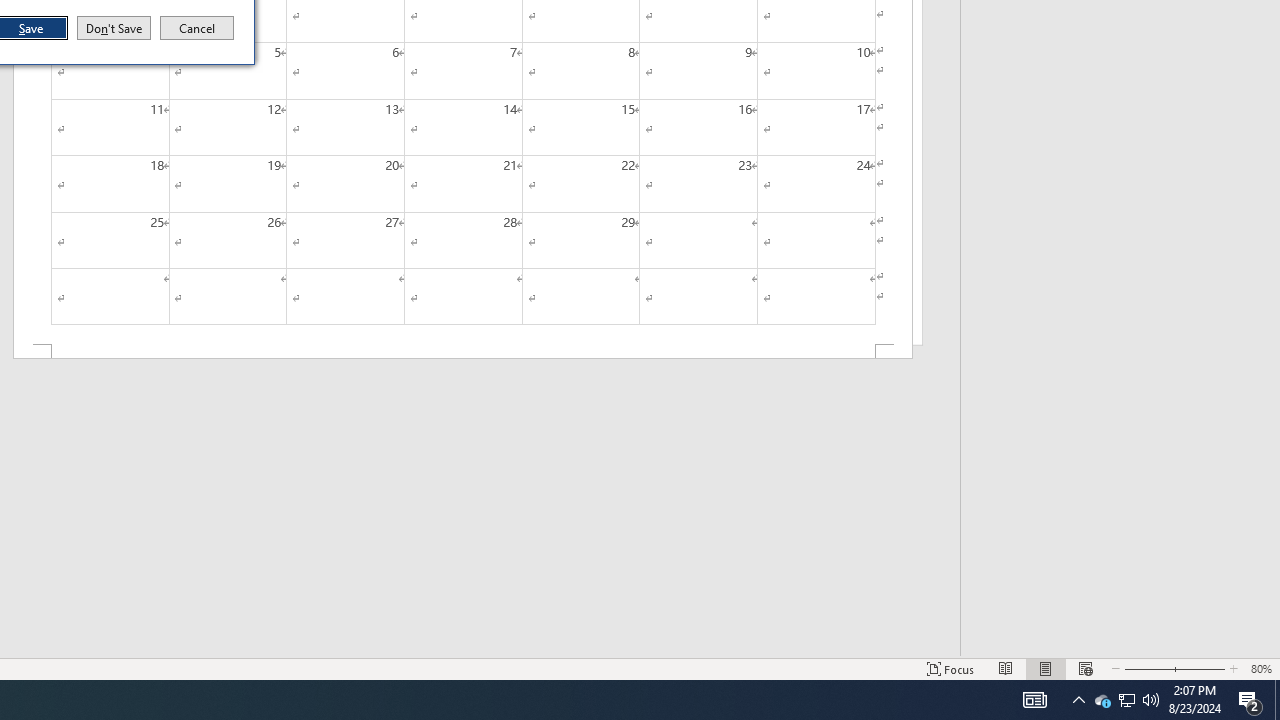 Image resolution: width=1280 pixels, height=720 pixels. Describe the element at coordinates (112, 28) in the screenshot. I see `'Don'` at that location.